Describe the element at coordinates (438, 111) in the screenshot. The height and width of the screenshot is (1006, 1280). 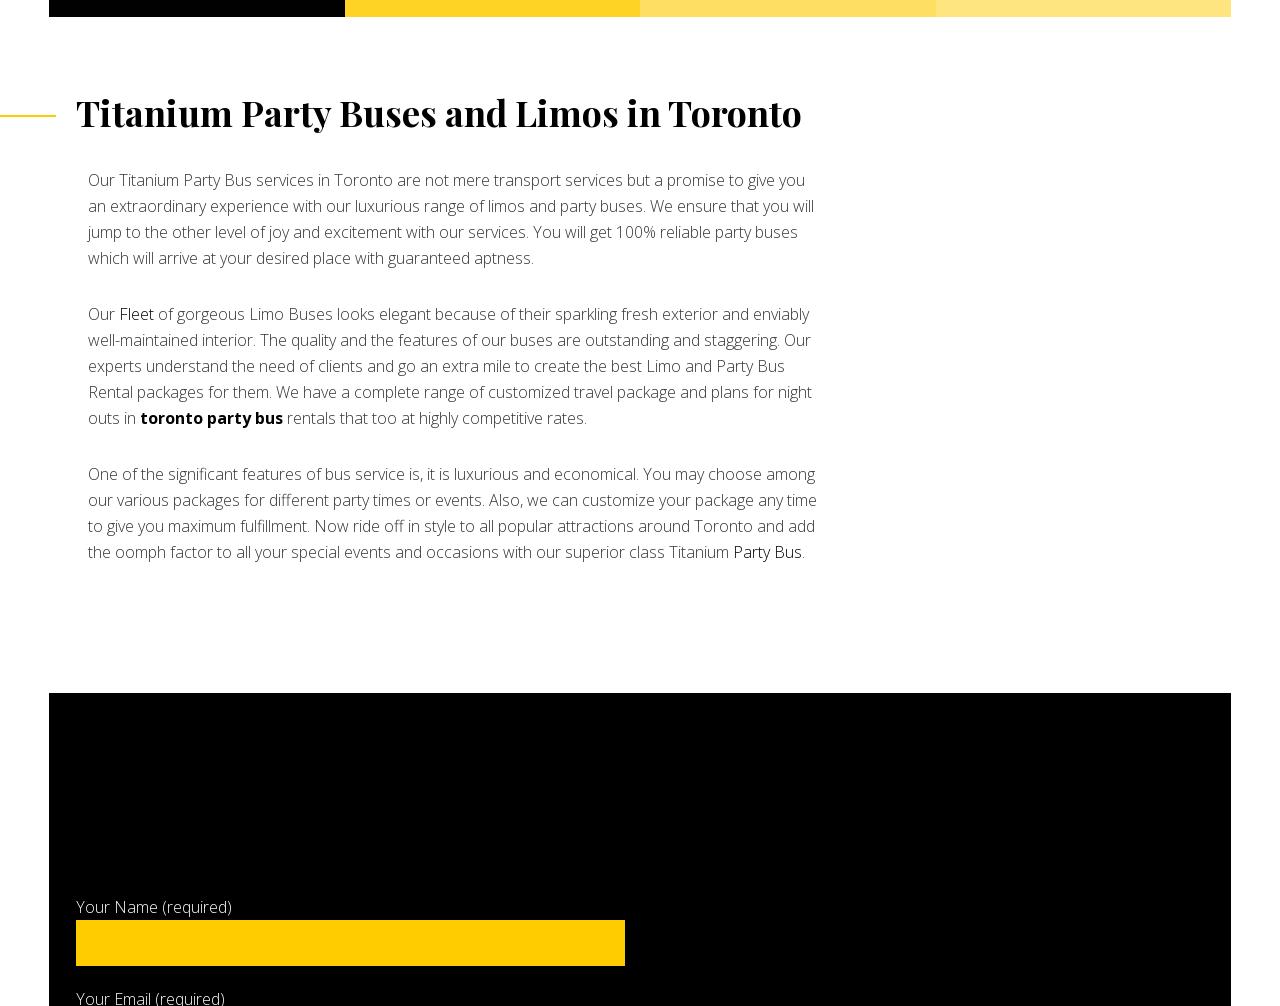
I see `'Titanium Party Buses and Limos in Toronto'` at that location.